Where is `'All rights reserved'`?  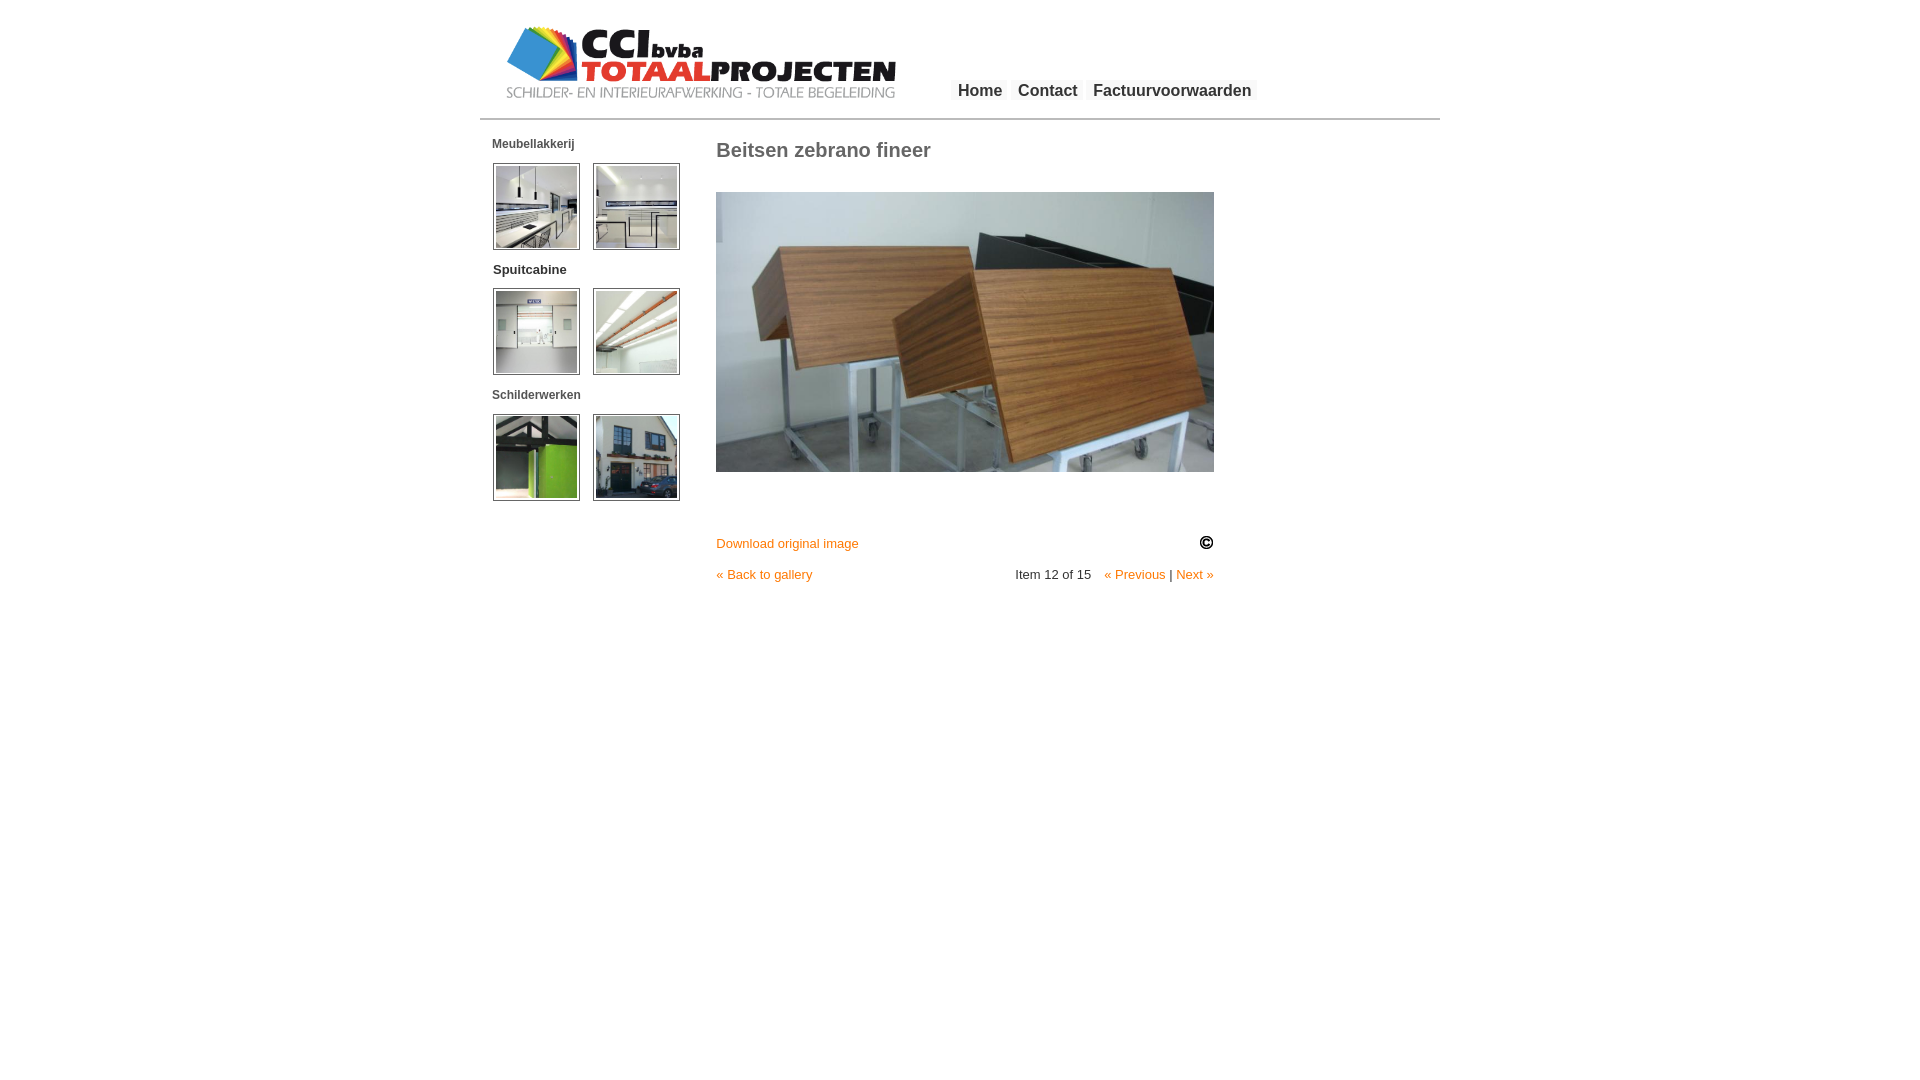 'All rights reserved' is located at coordinates (1205, 543).